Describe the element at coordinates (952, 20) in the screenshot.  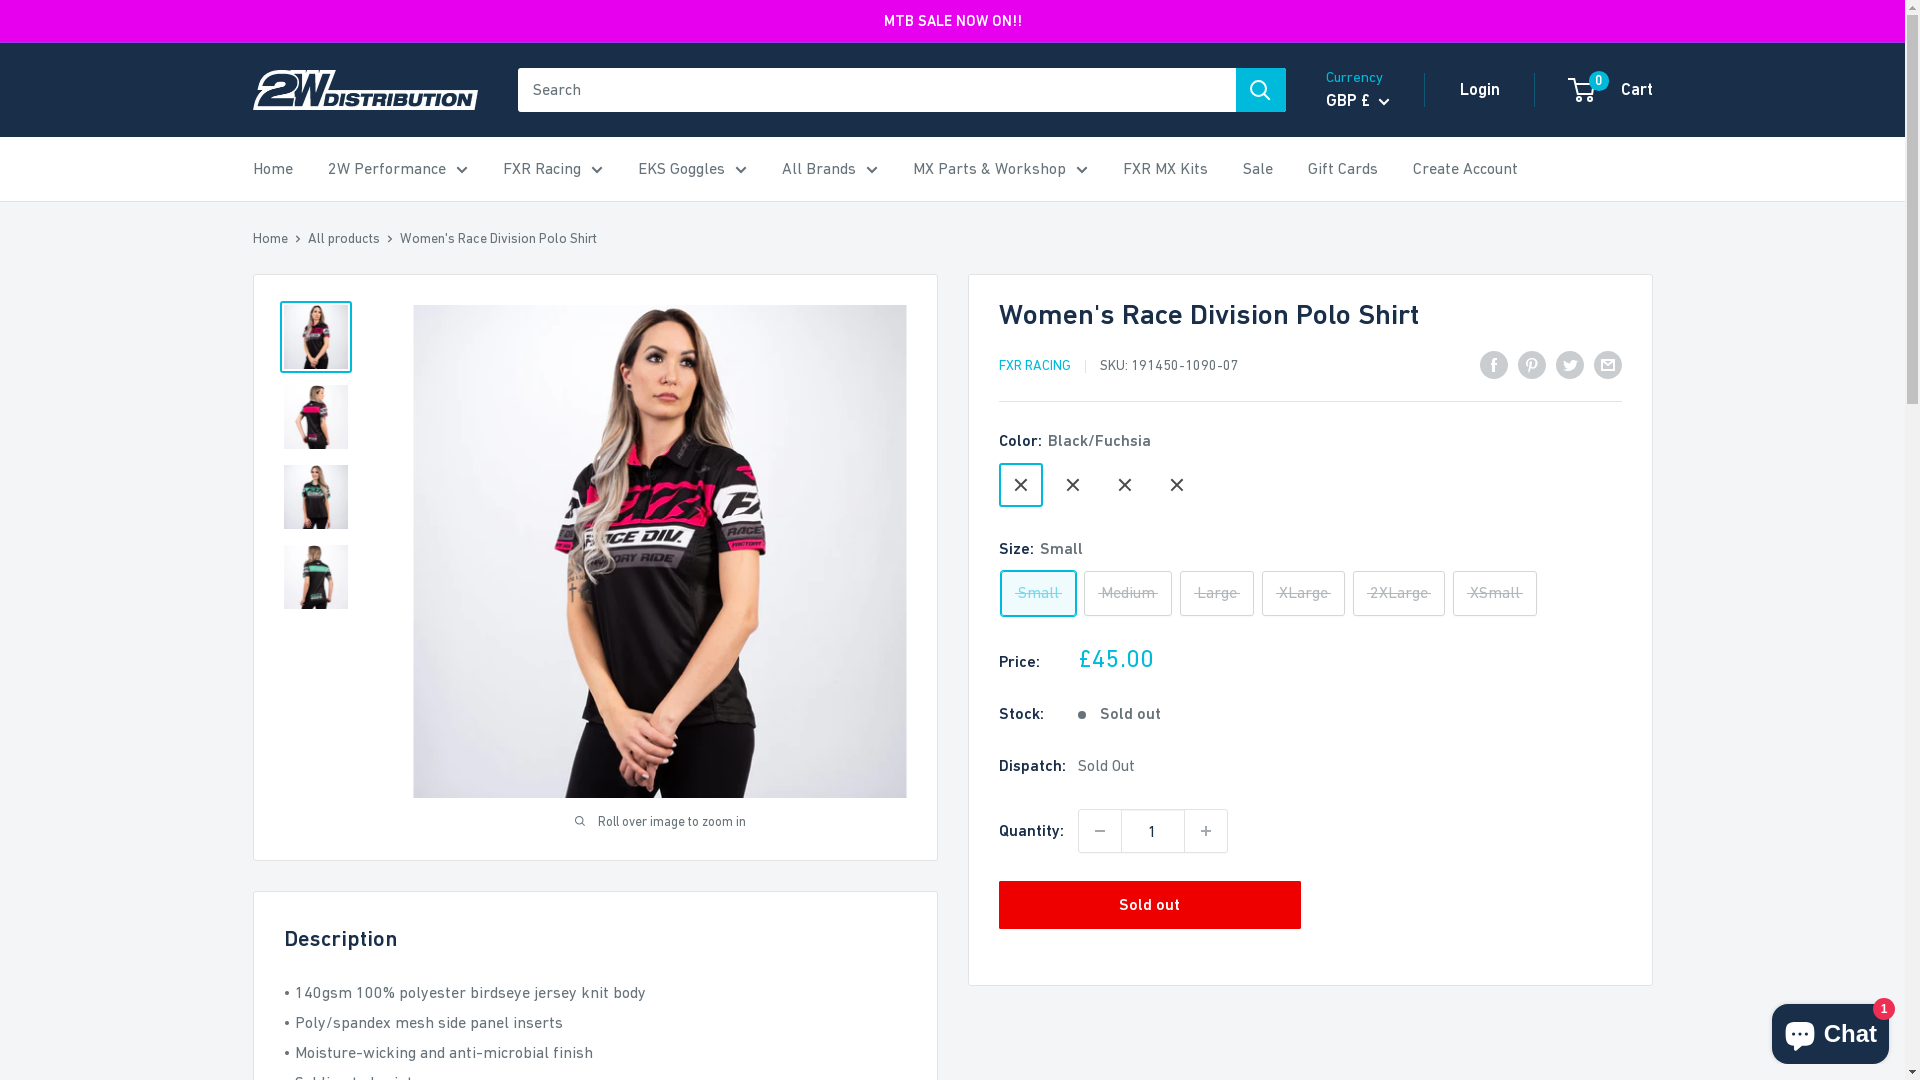
I see `'MTB SALE NOW ON!!'` at that location.